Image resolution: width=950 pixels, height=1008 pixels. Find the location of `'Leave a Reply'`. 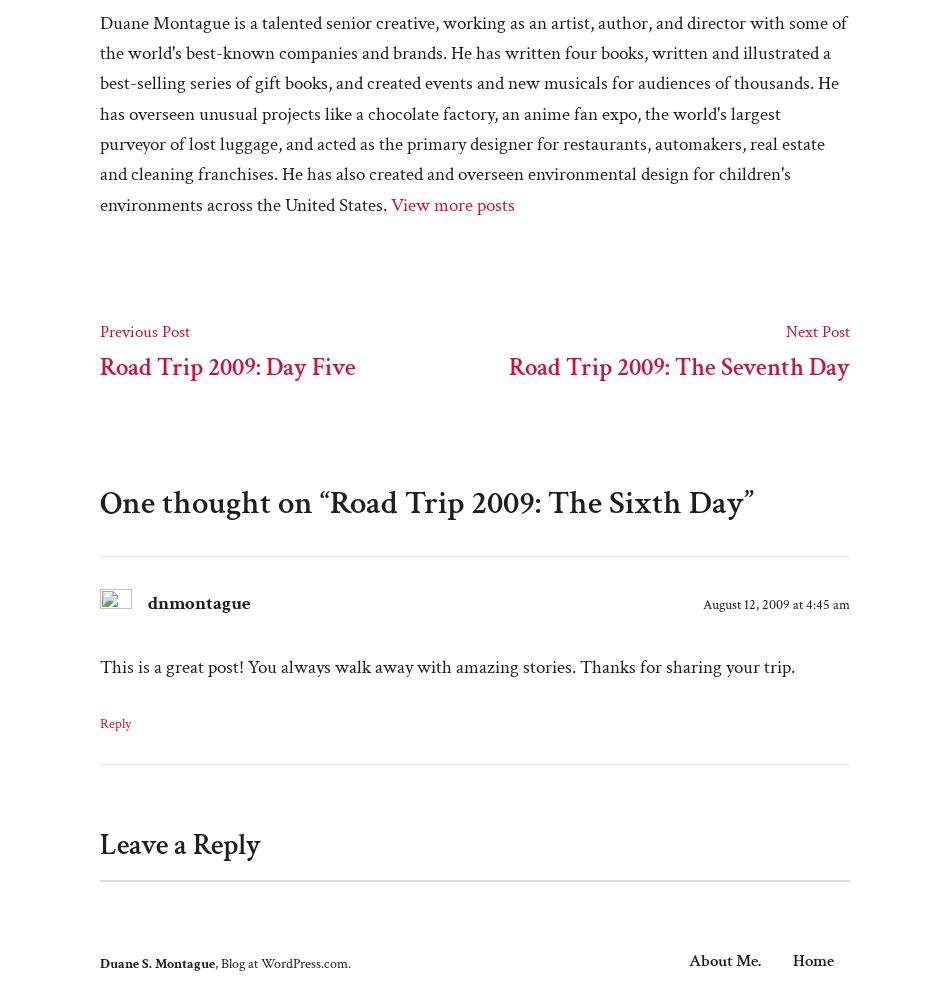

'Leave a Reply' is located at coordinates (180, 845).